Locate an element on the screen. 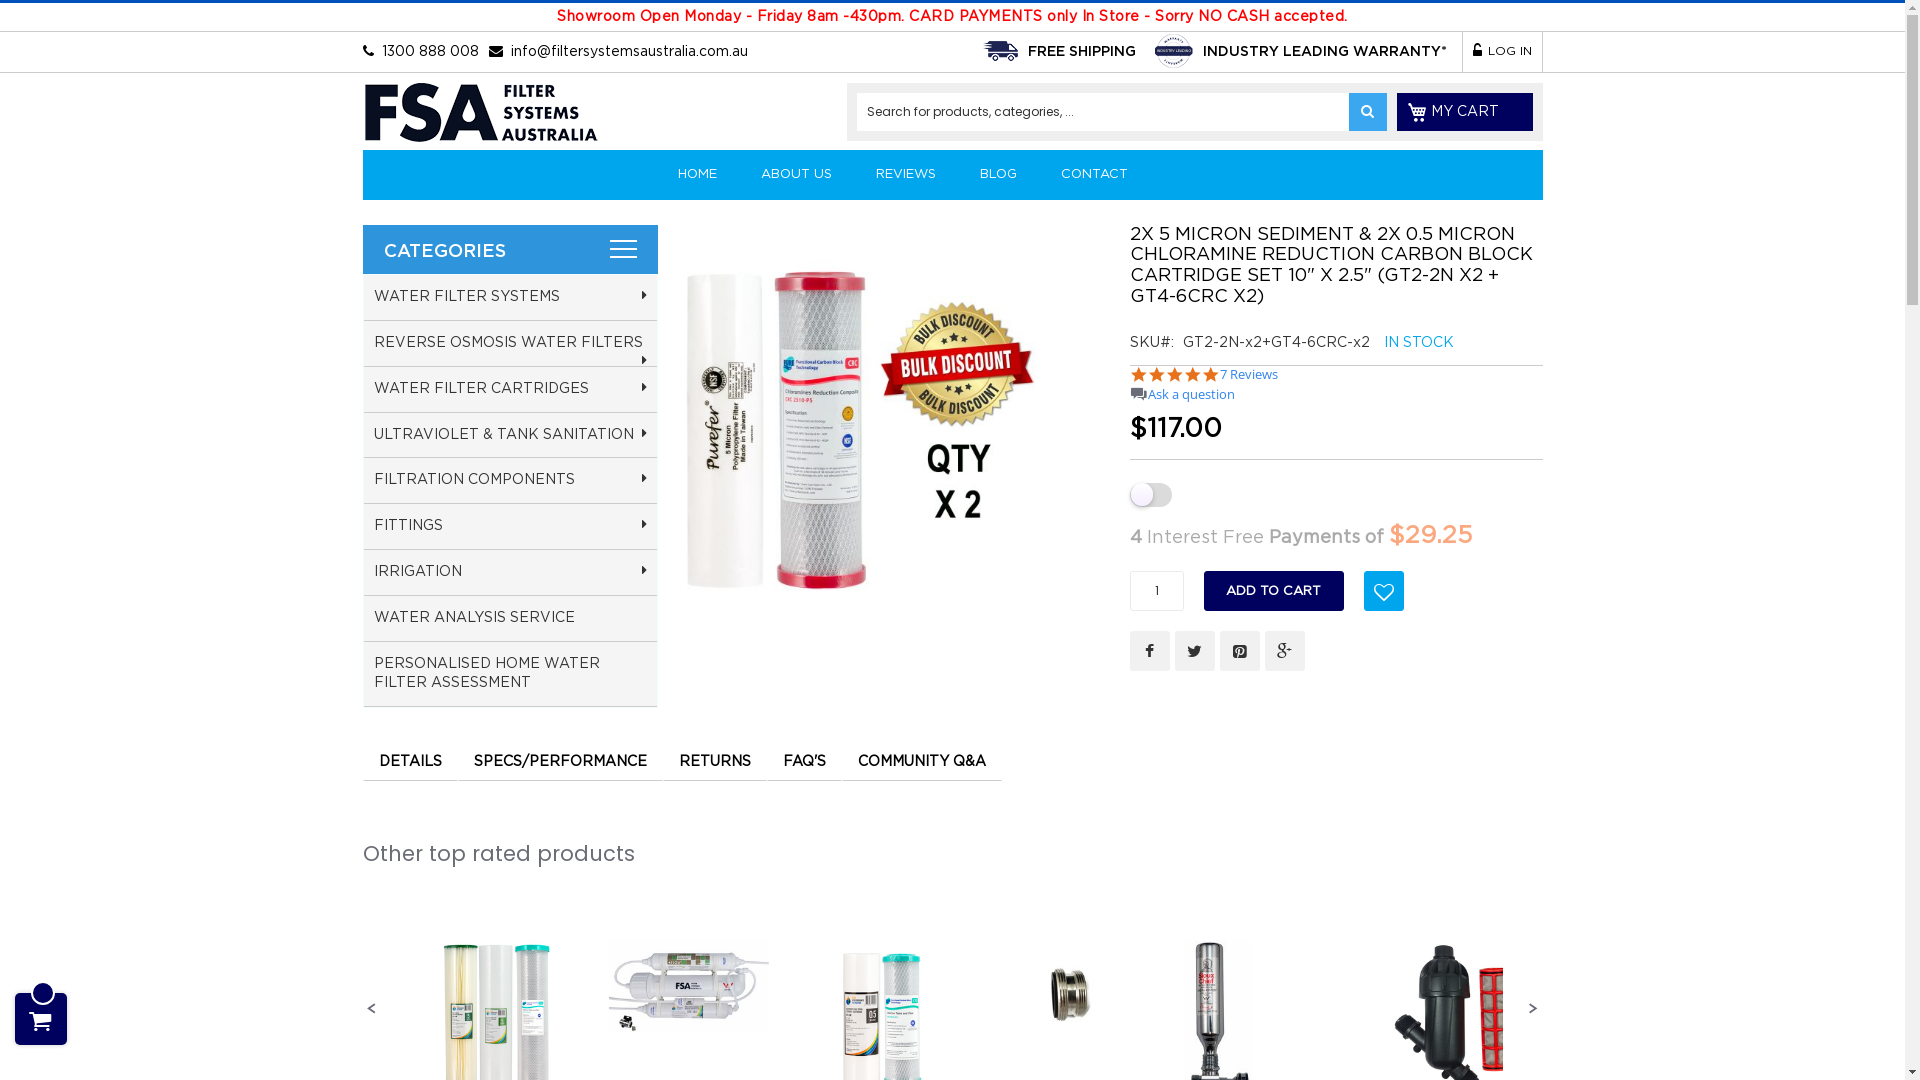  'FILTRATION COMPONENTS' is located at coordinates (510, 481).